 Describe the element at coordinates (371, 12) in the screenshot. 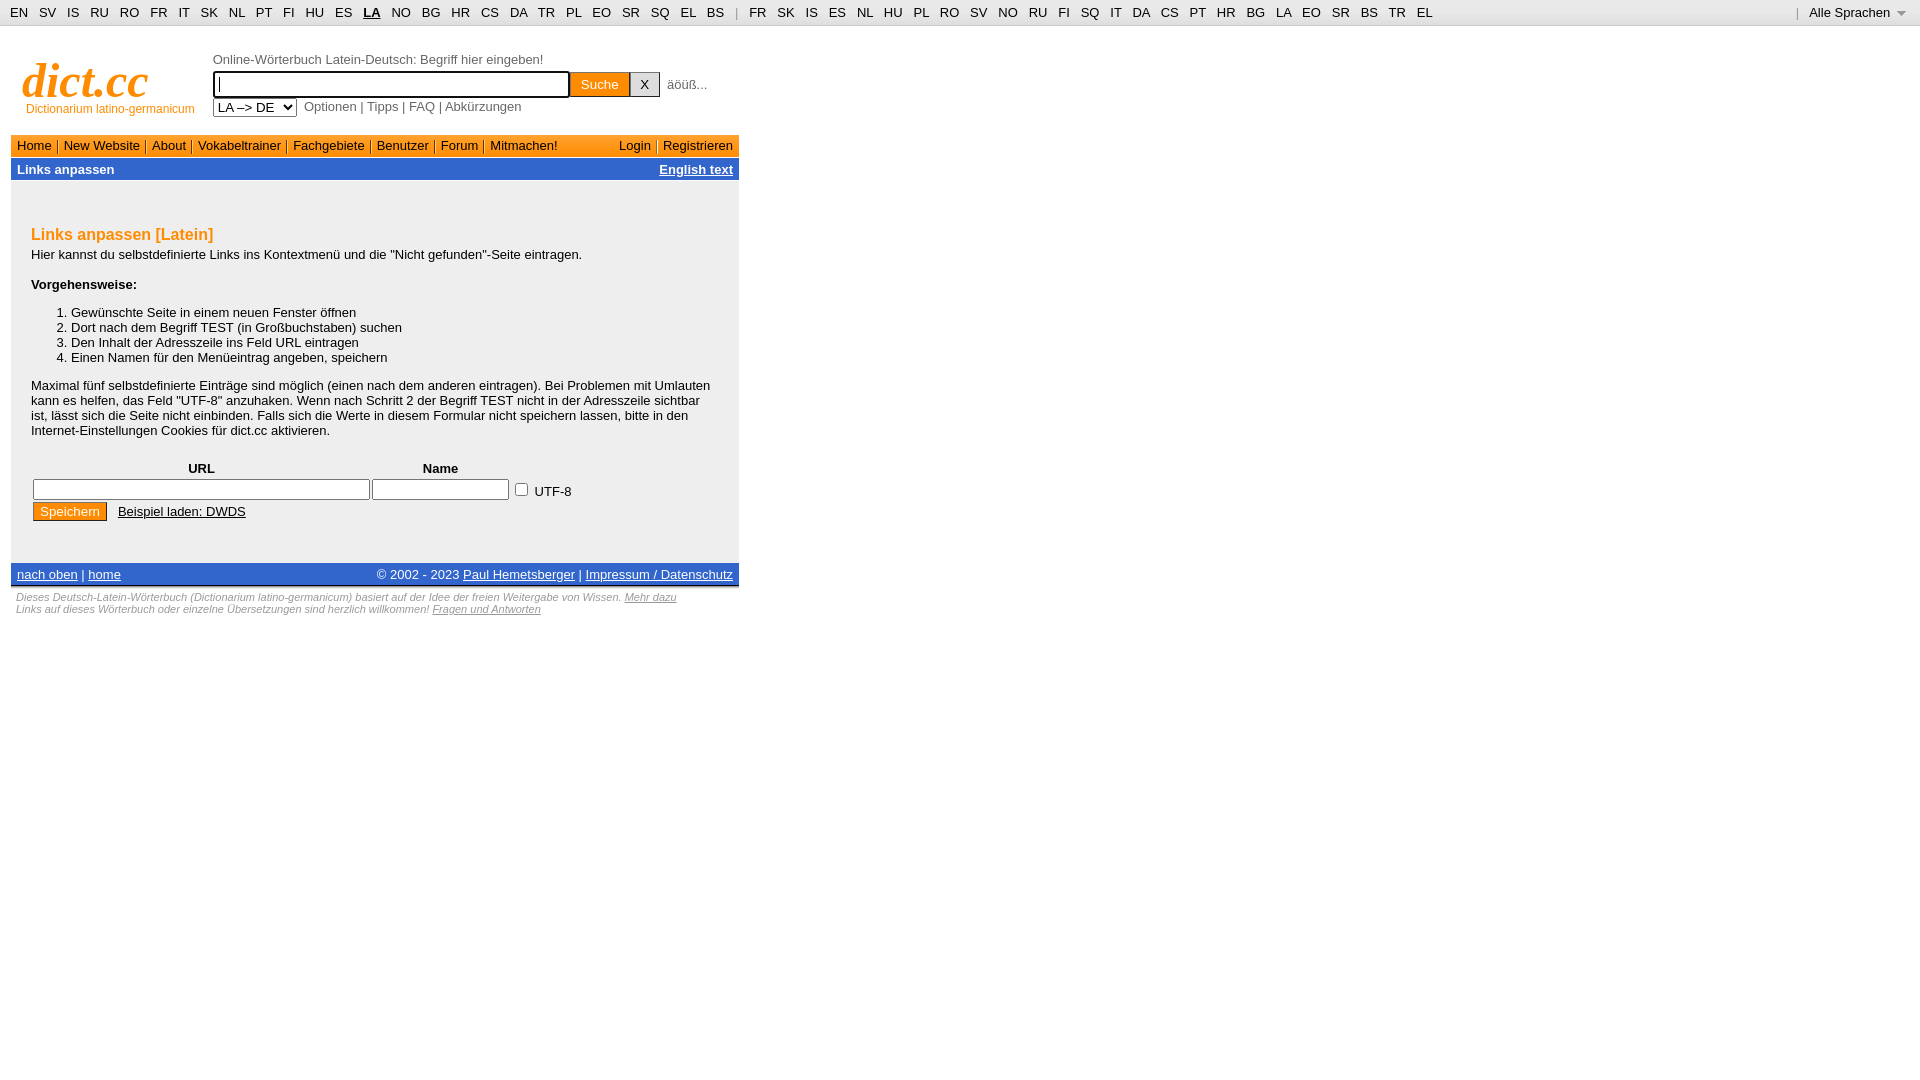

I see `'LA'` at that location.